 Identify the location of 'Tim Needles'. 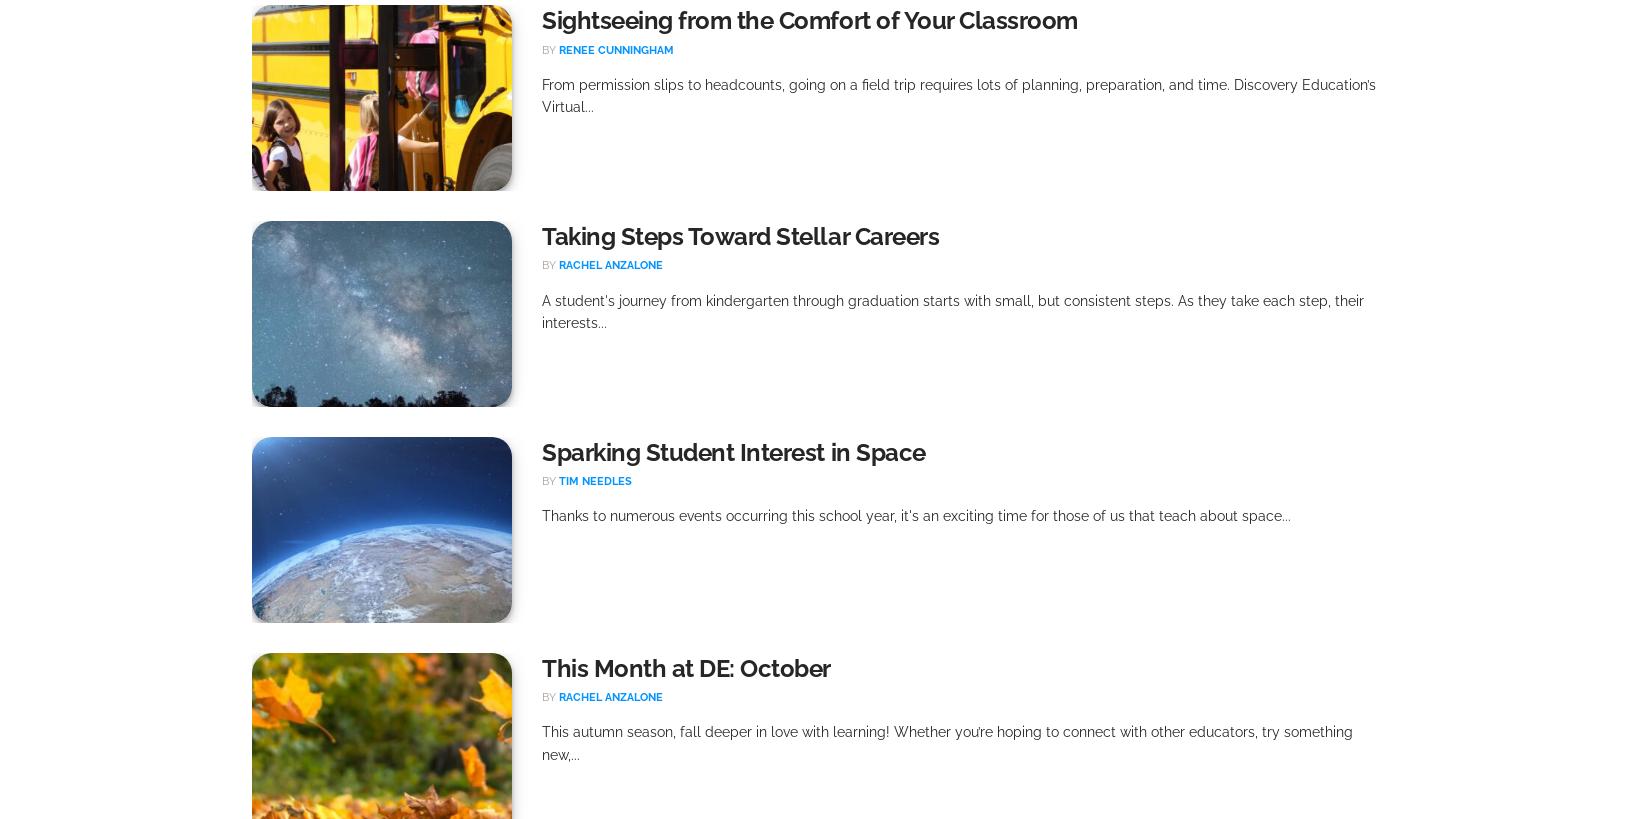
(594, 480).